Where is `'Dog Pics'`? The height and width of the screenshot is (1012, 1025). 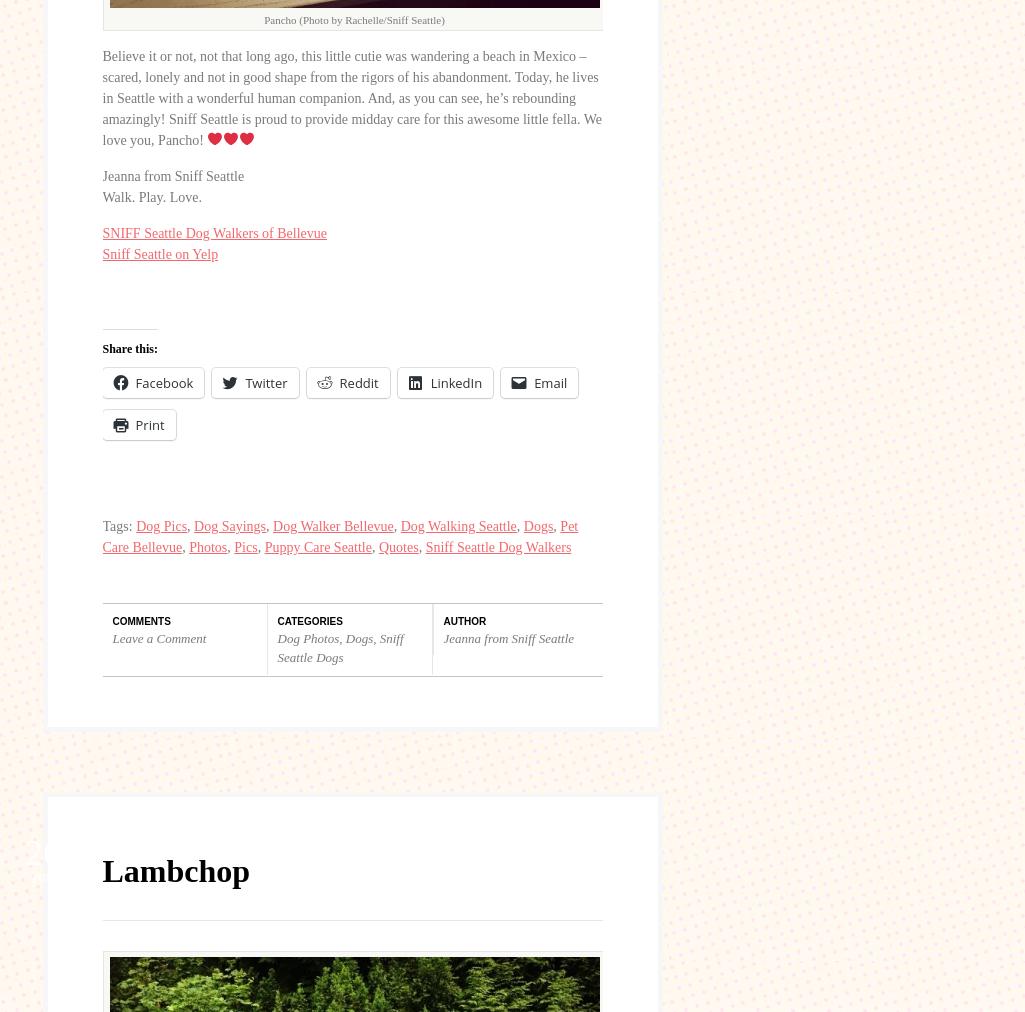
'Dog Pics' is located at coordinates (160, 524).